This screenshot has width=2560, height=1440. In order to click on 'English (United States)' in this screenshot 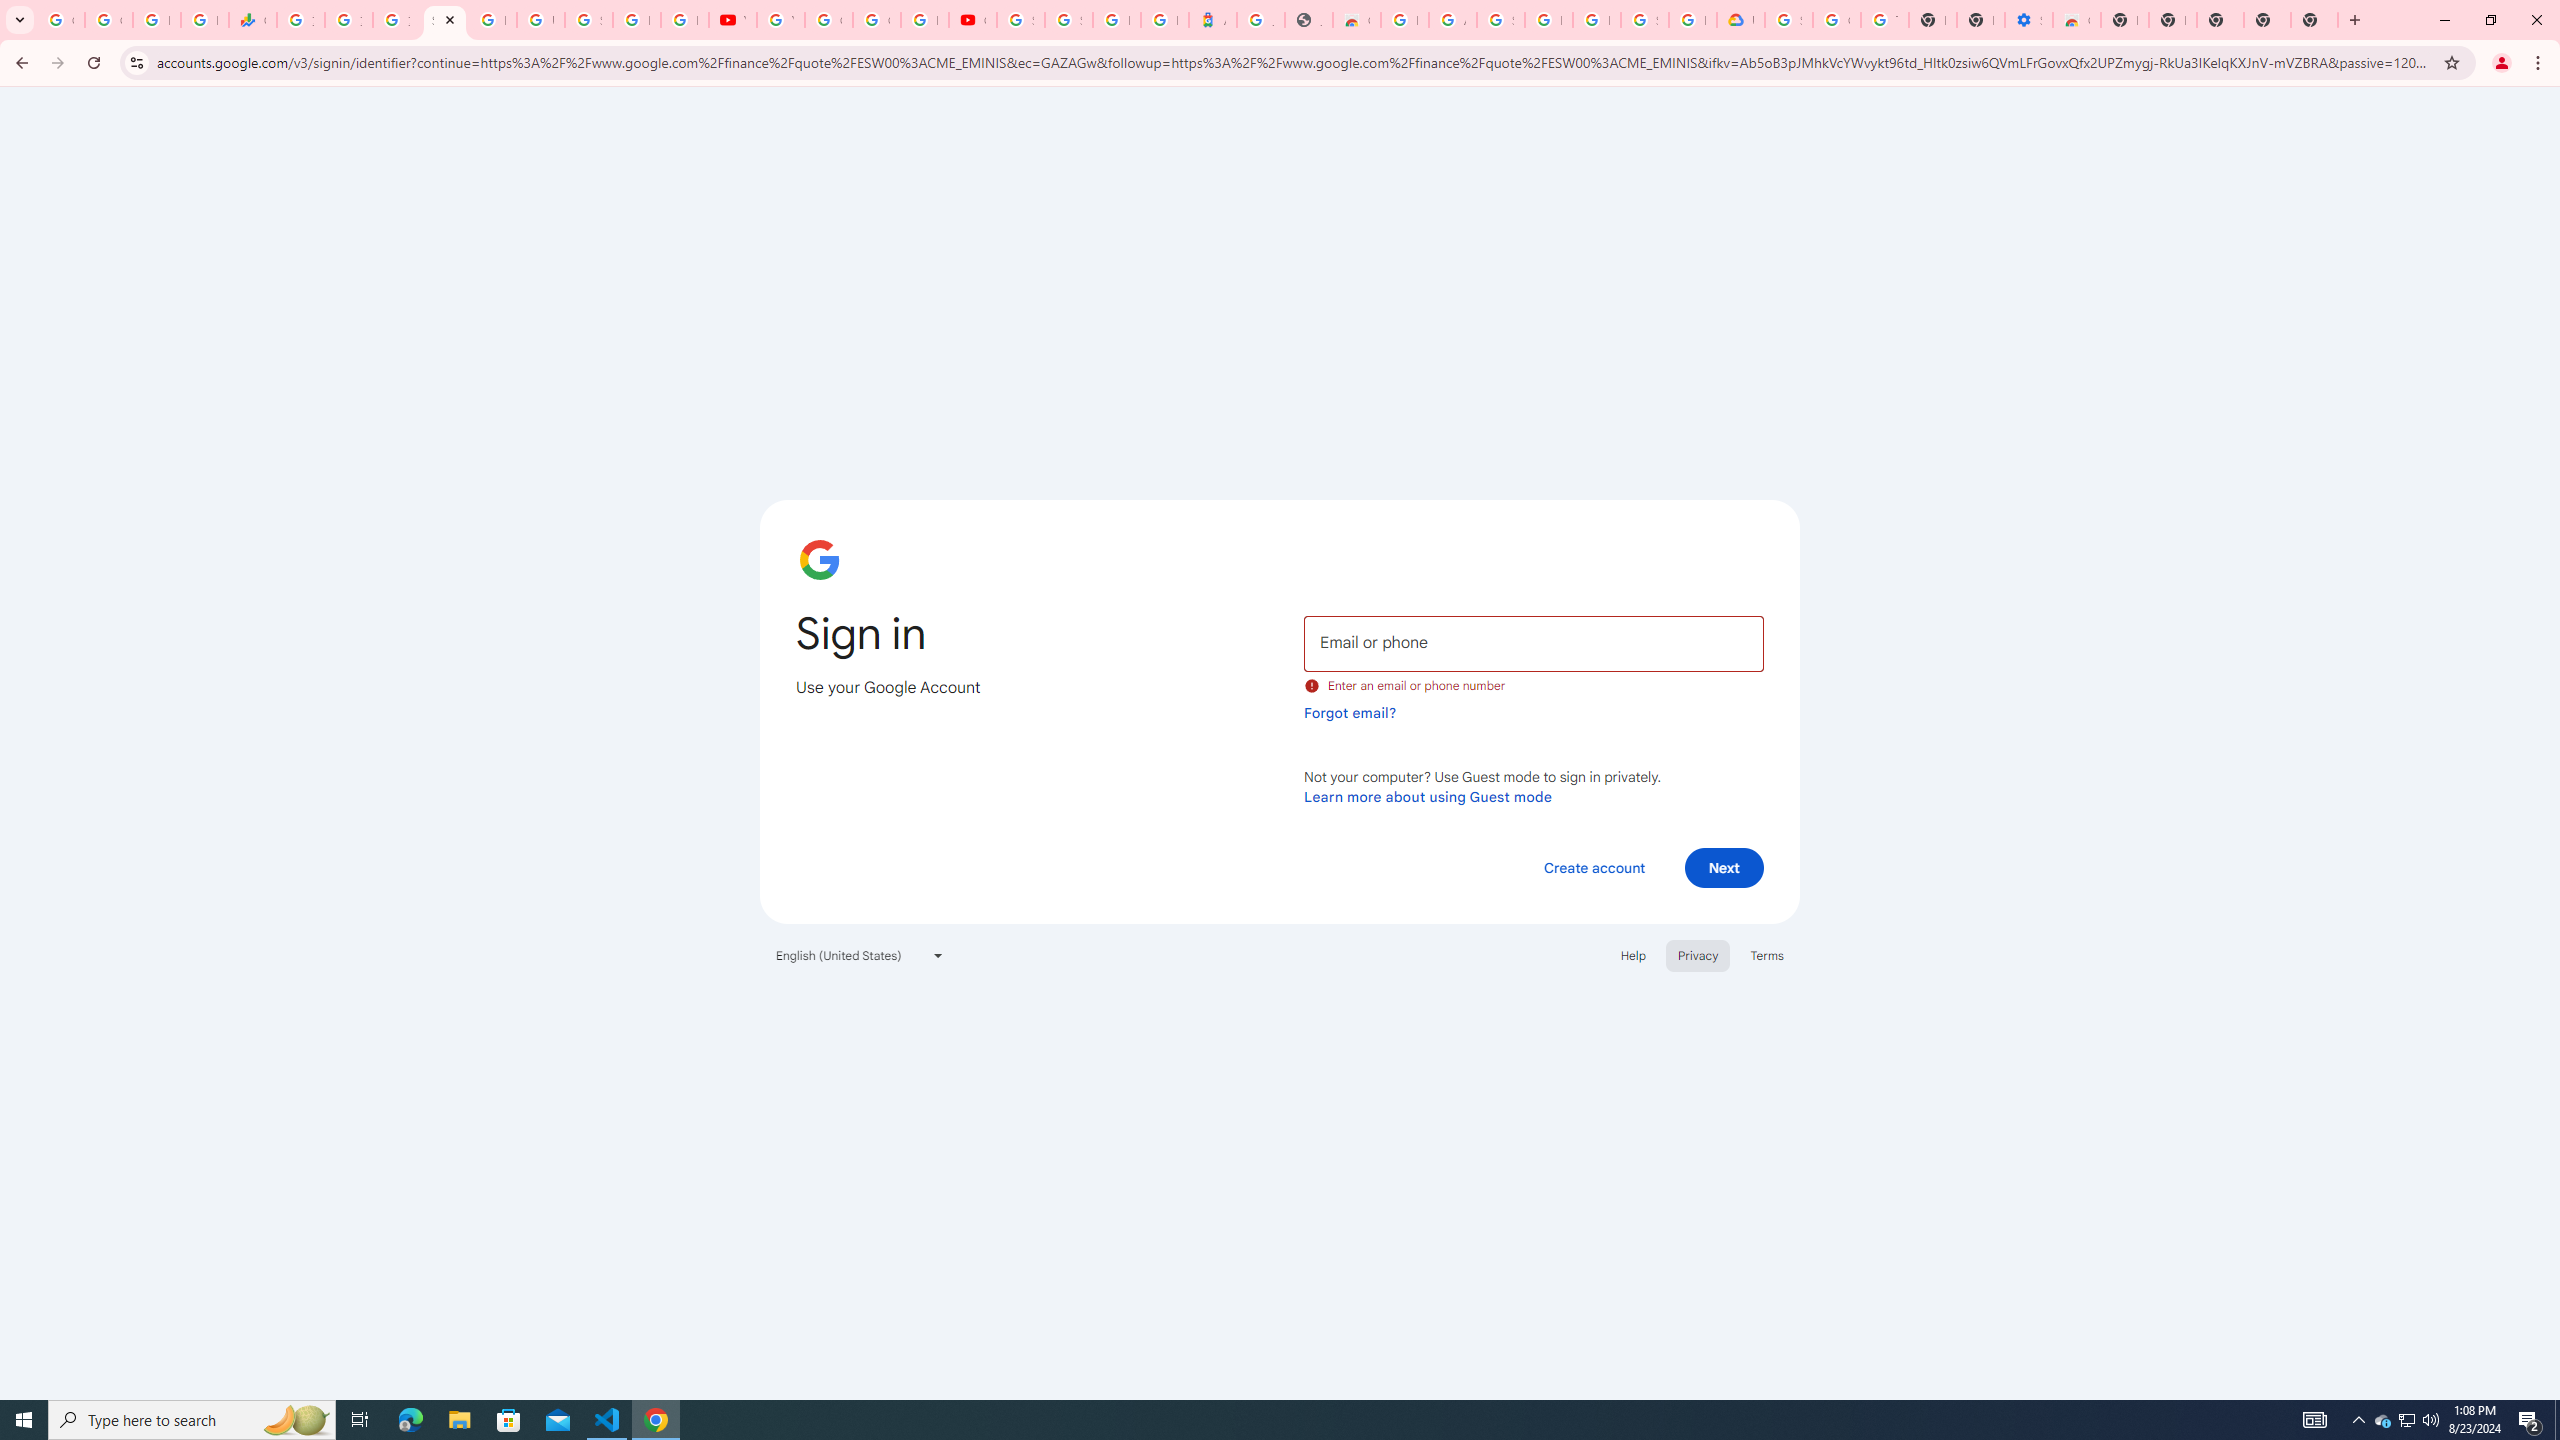, I will do `click(860, 954)`.